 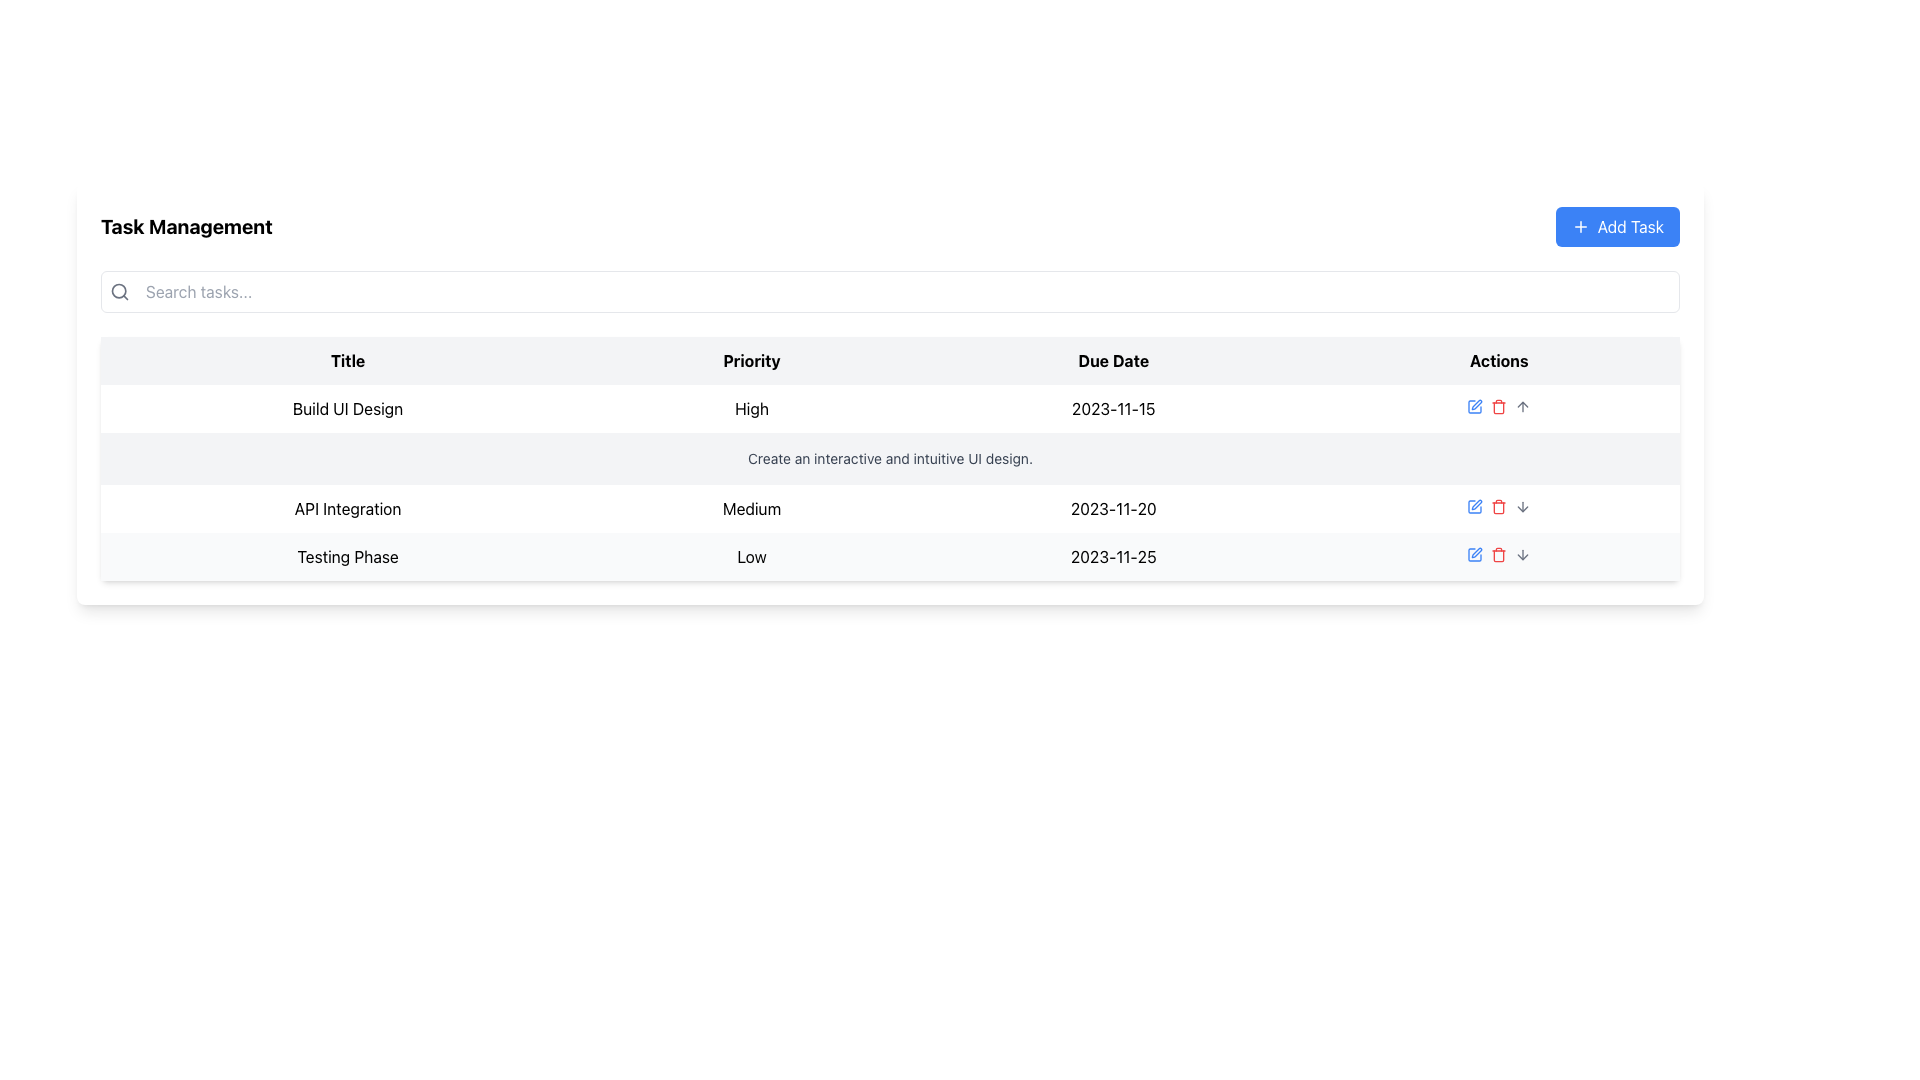 What do you see at coordinates (1477, 504) in the screenshot?
I see `the editing icon located in the 'Actions' column of the second row in the data table` at bounding box center [1477, 504].